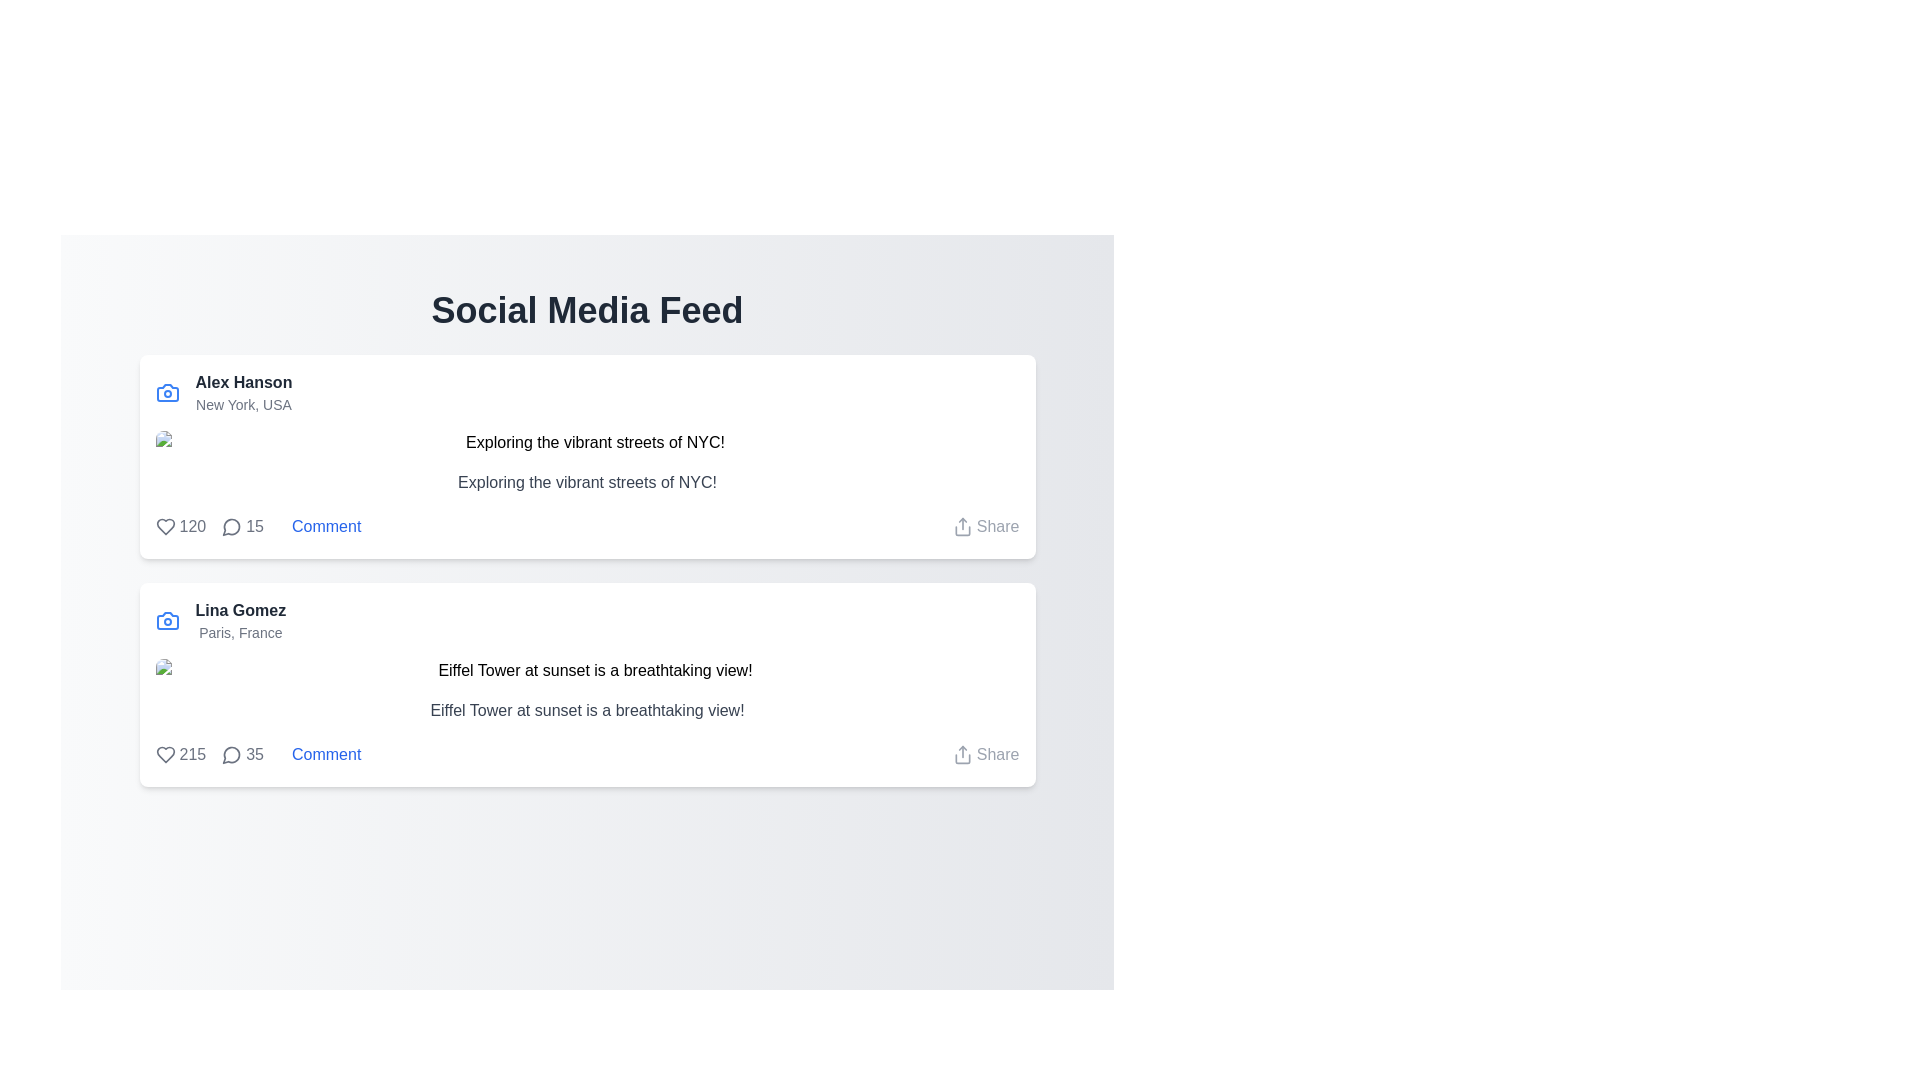  I want to click on the text display that reads 'Eiffel Tower at sunset is a breathtaking view!' which is part of a social media post authored by Lina Gomez, so click(586, 709).